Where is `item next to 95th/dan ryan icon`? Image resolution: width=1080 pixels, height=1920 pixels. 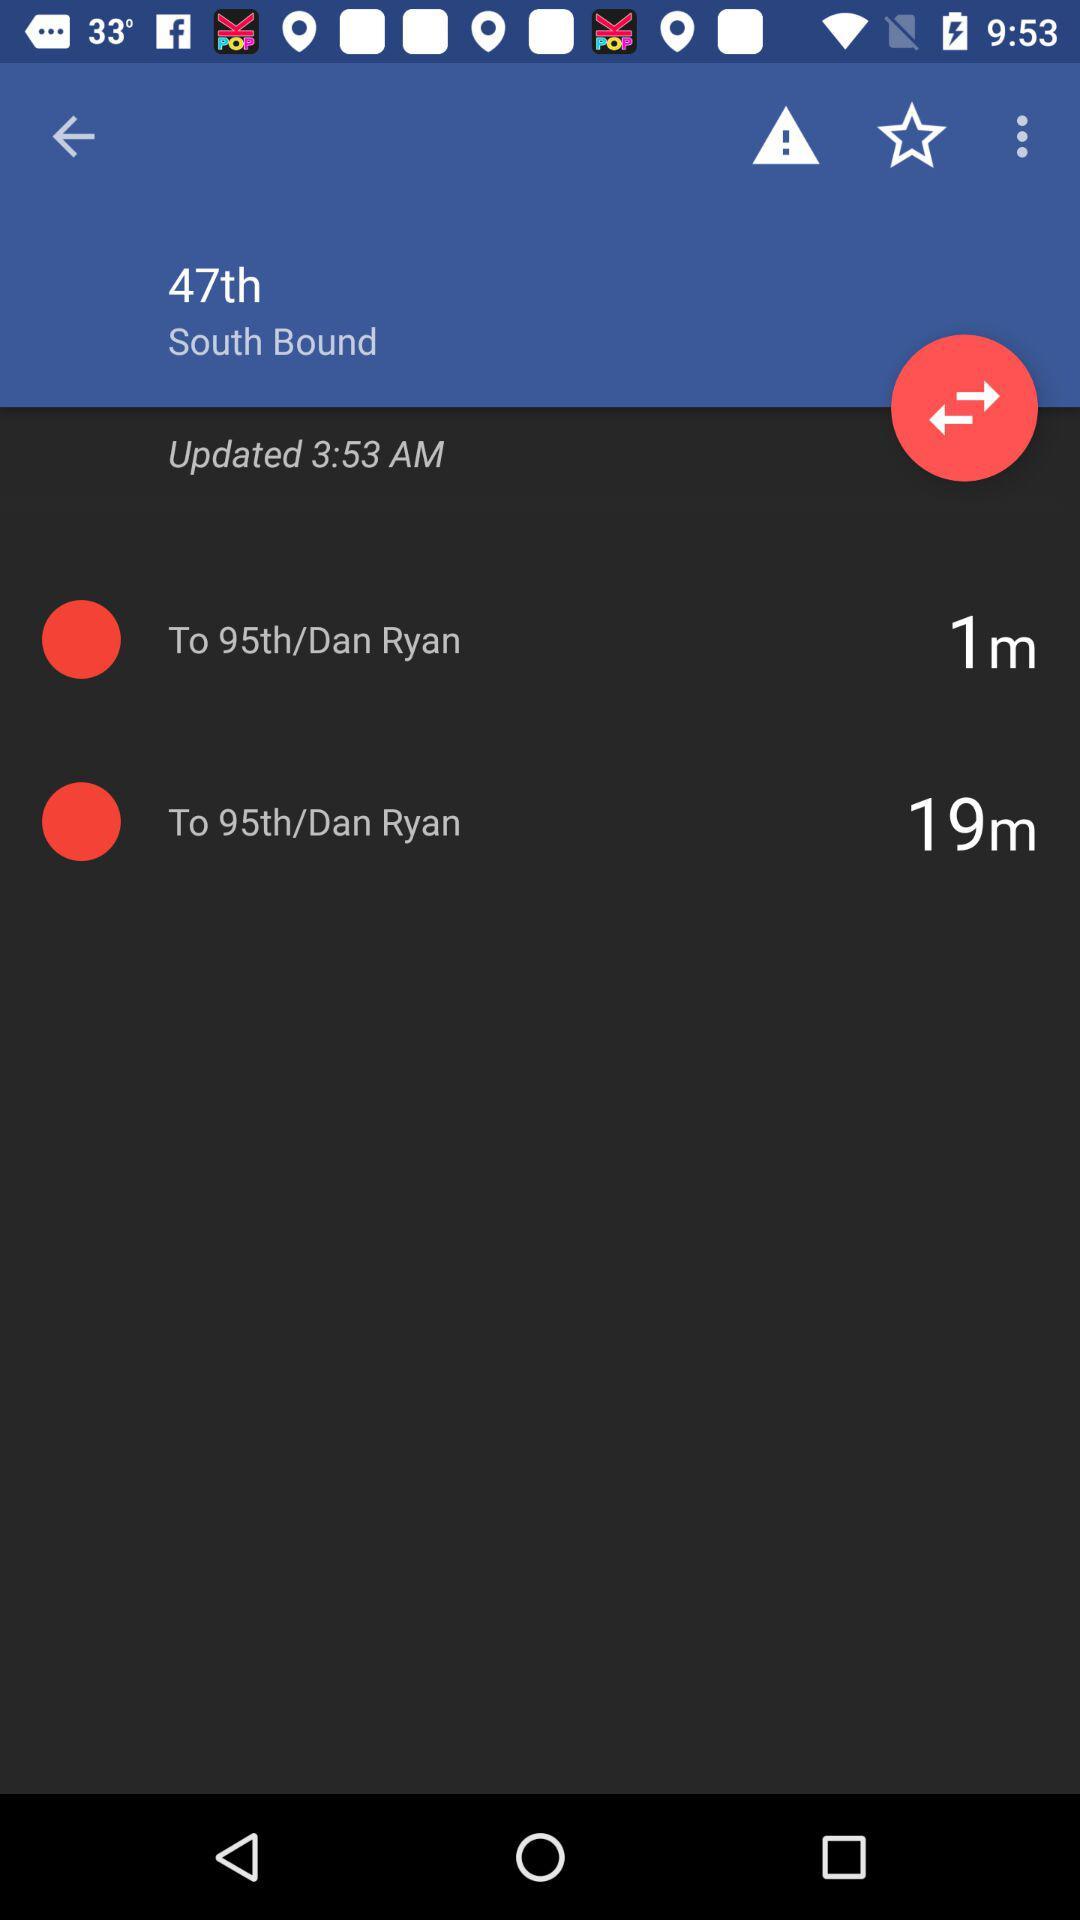 item next to 95th/dan ryan icon is located at coordinates (966, 638).